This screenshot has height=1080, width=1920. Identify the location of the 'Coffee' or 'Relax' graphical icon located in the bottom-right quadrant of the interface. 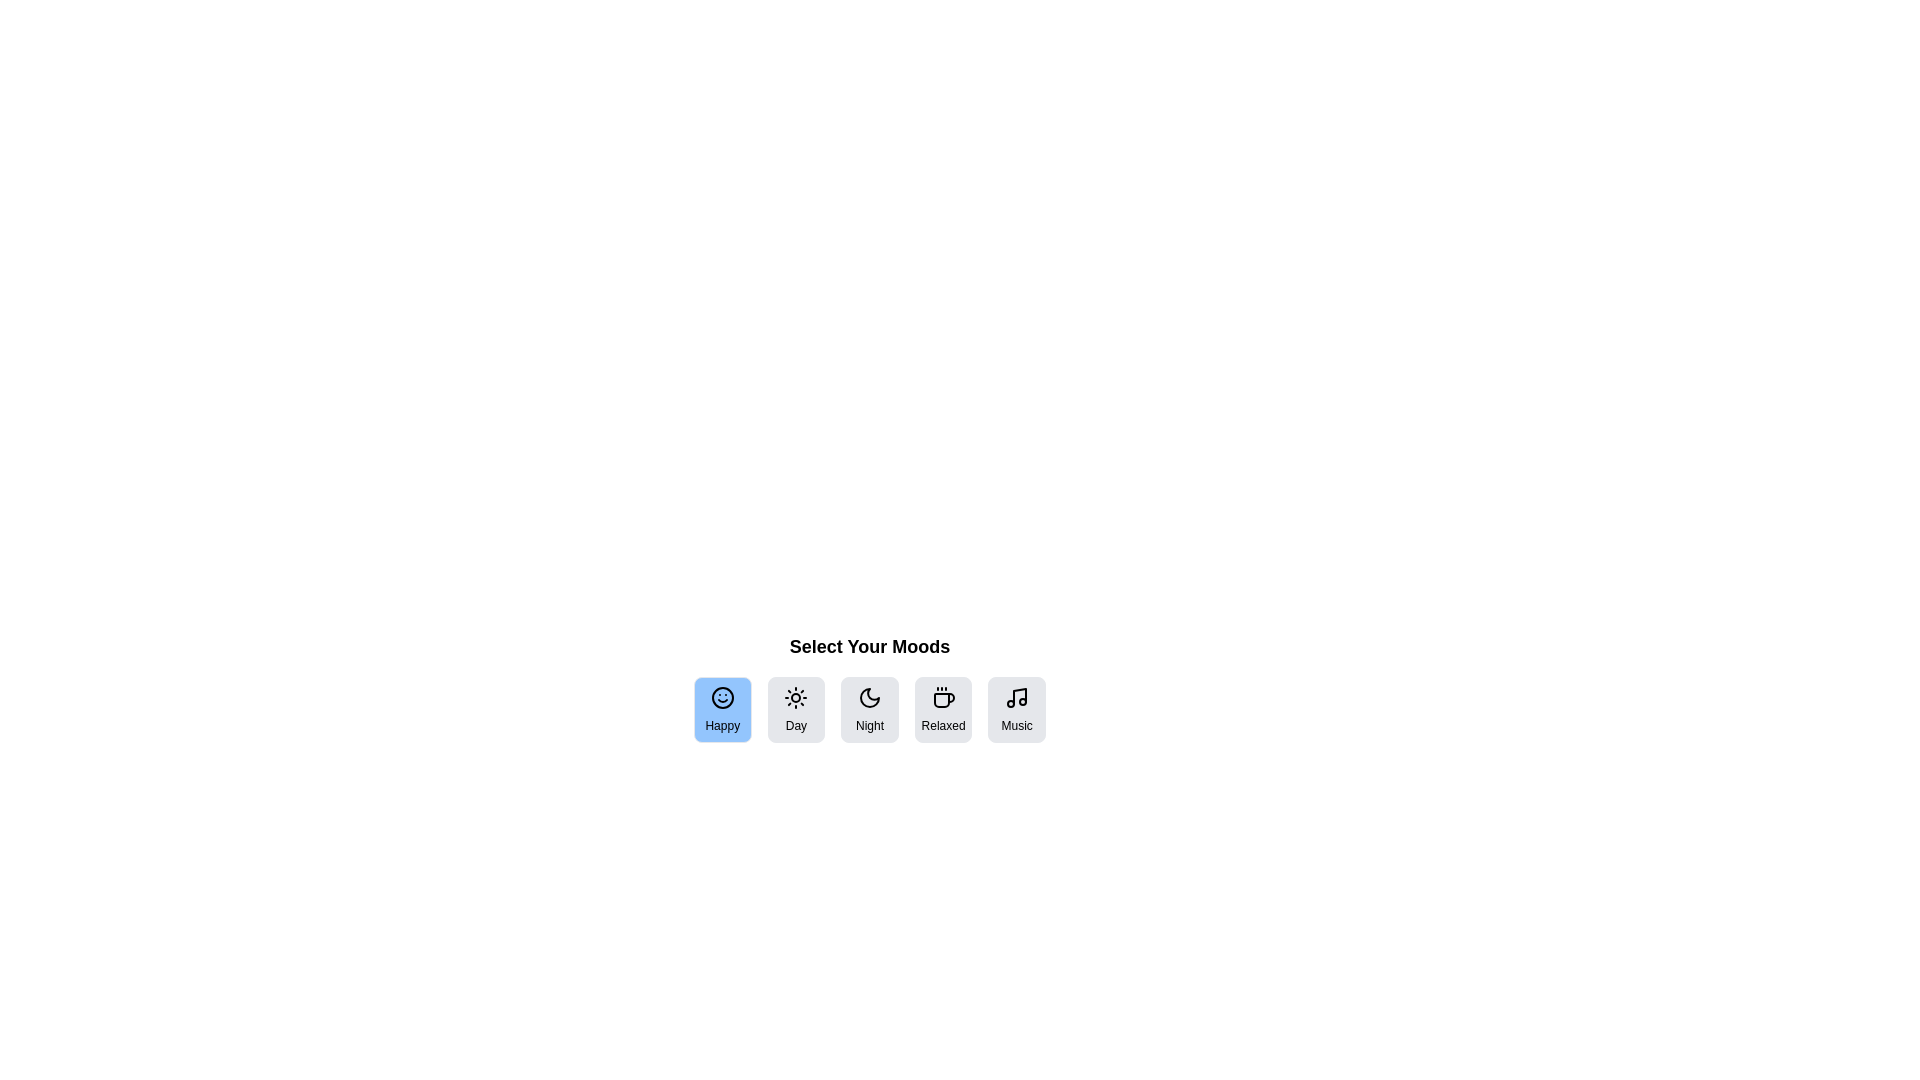
(943, 698).